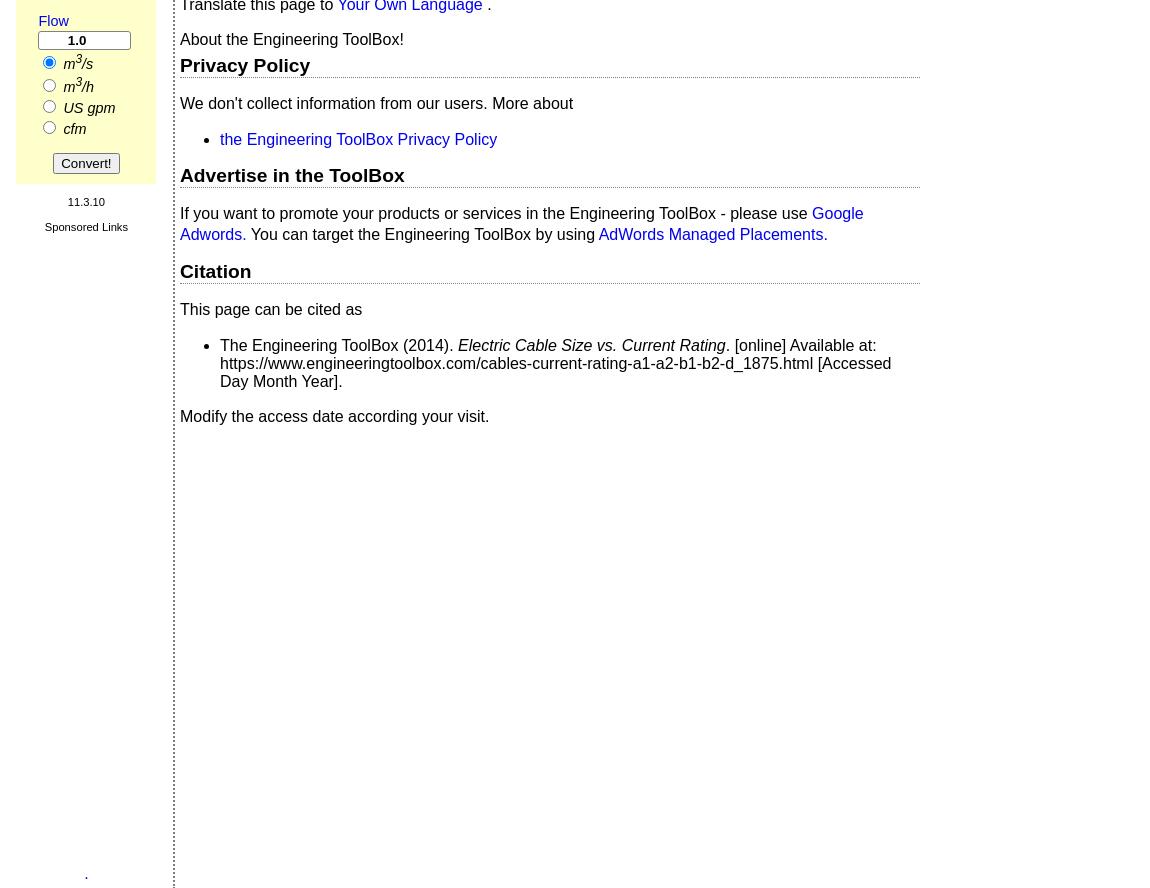  Describe the element at coordinates (424, 233) in the screenshot. I see `'You can target the Engineering ToolBox by using'` at that location.